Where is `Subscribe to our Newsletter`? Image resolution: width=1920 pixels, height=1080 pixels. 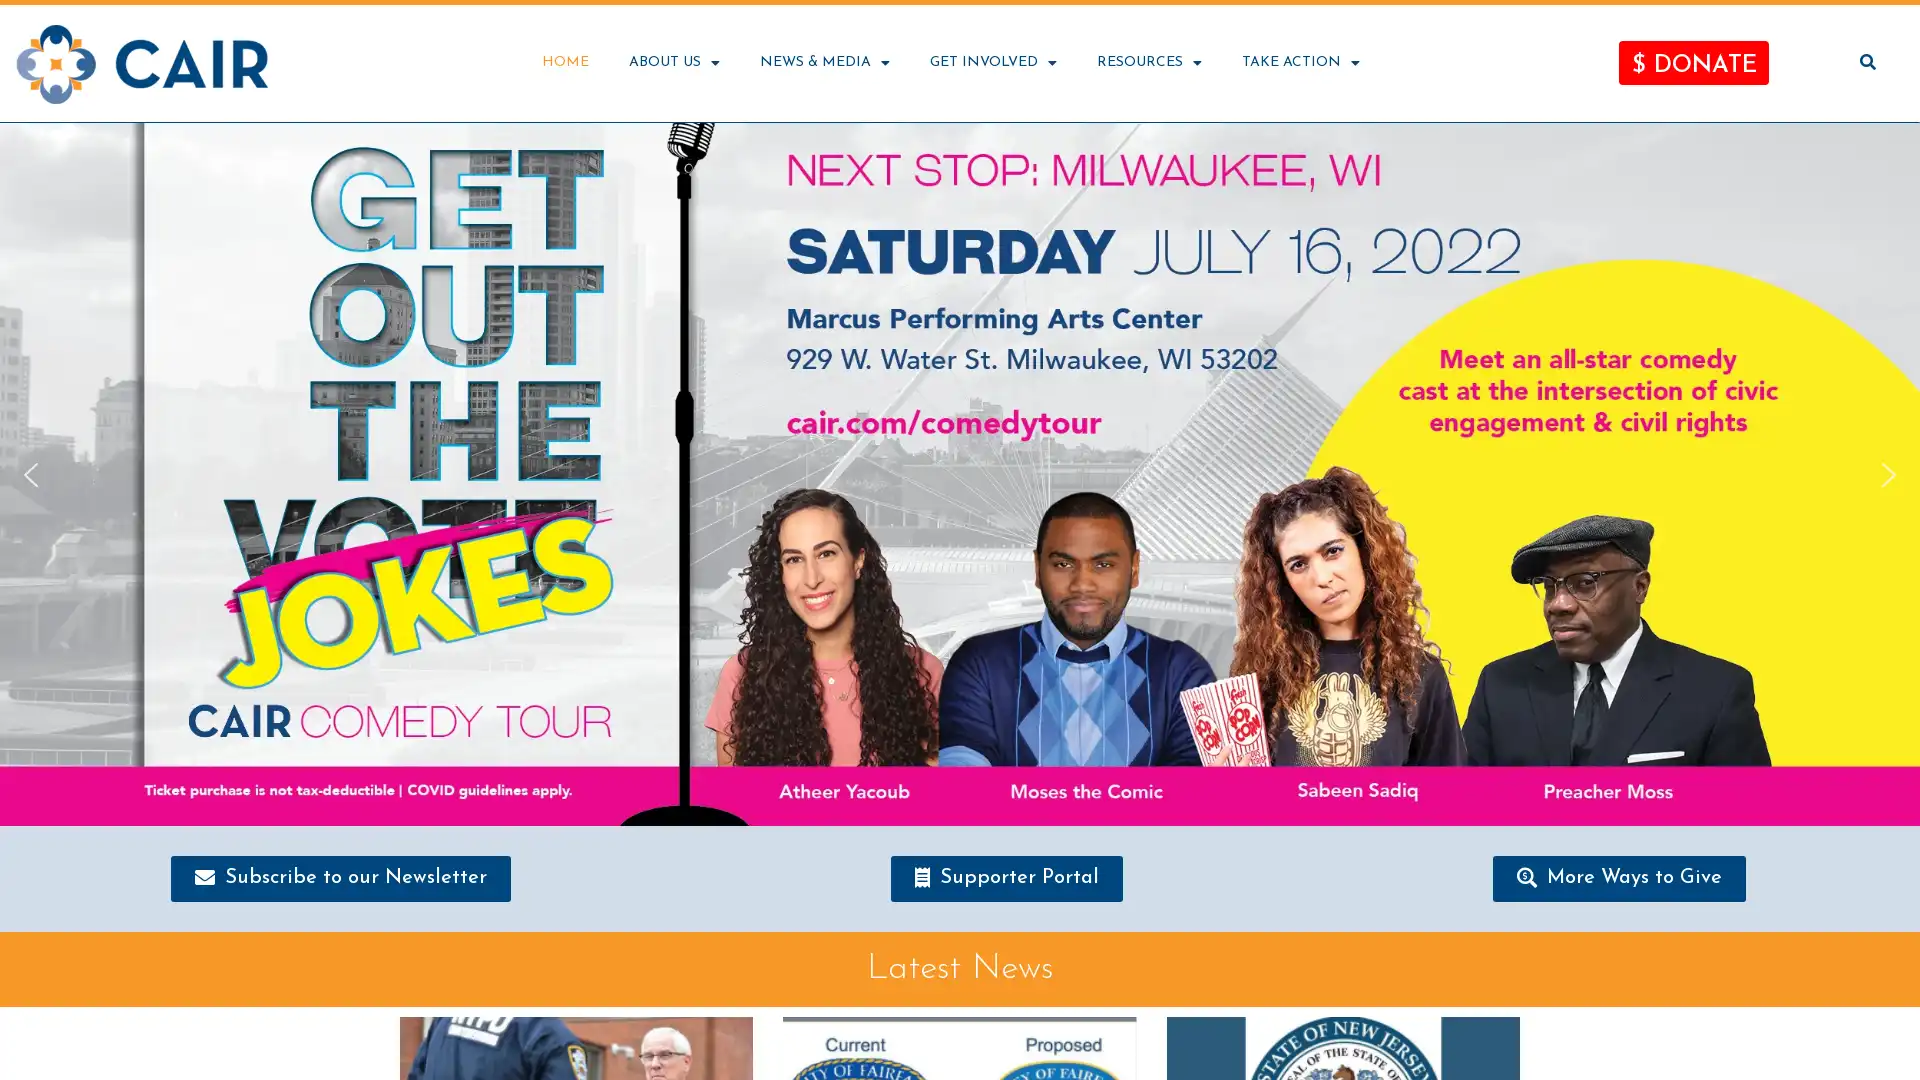
Subscribe to our Newsletter is located at coordinates (340, 878).